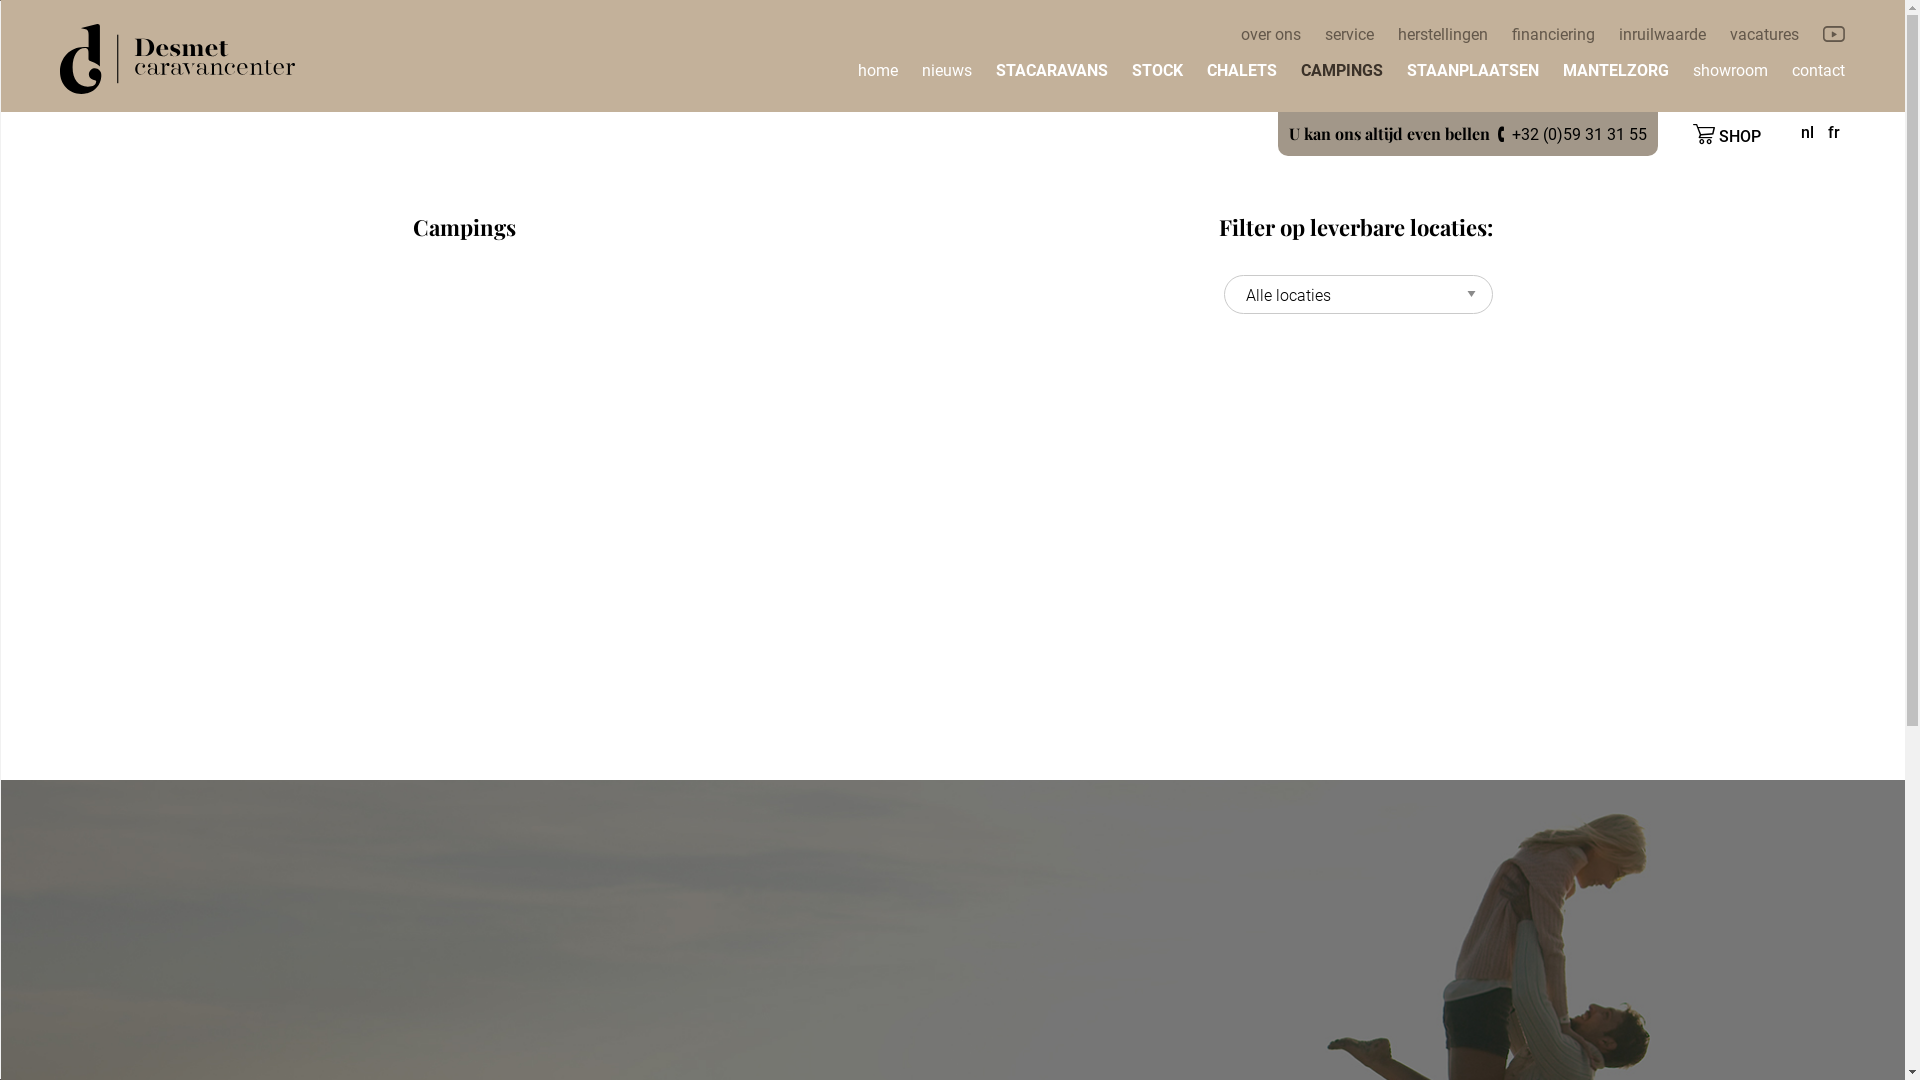 The width and height of the screenshot is (1920, 1080). Describe the element at coordinates (945, 69) in the screenshot. I see `'nieuws'` at that location.